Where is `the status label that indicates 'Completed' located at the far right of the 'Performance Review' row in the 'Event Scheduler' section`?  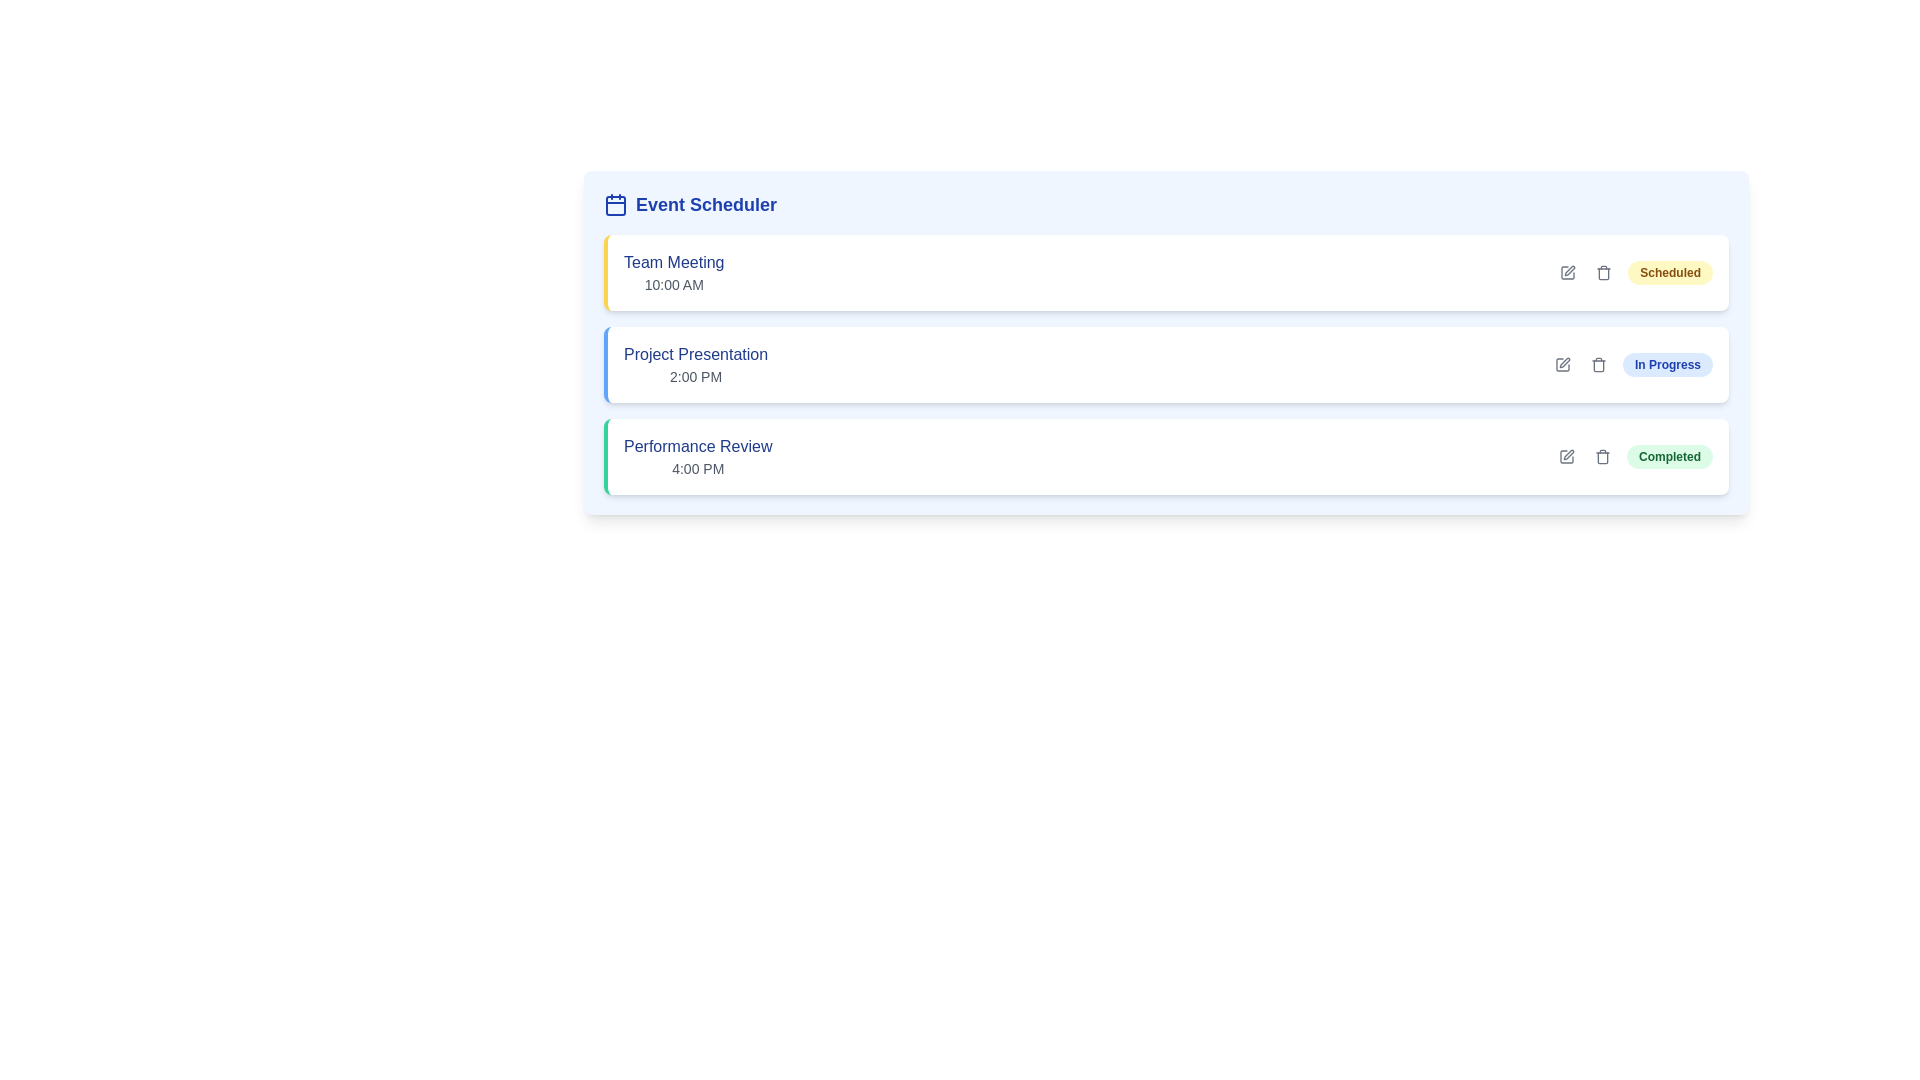
the status label that indicates 'Completed' located at the far right of the 'Performance Review' row in the 'Event Scheduler' section is located at coordinates (1670, 456).